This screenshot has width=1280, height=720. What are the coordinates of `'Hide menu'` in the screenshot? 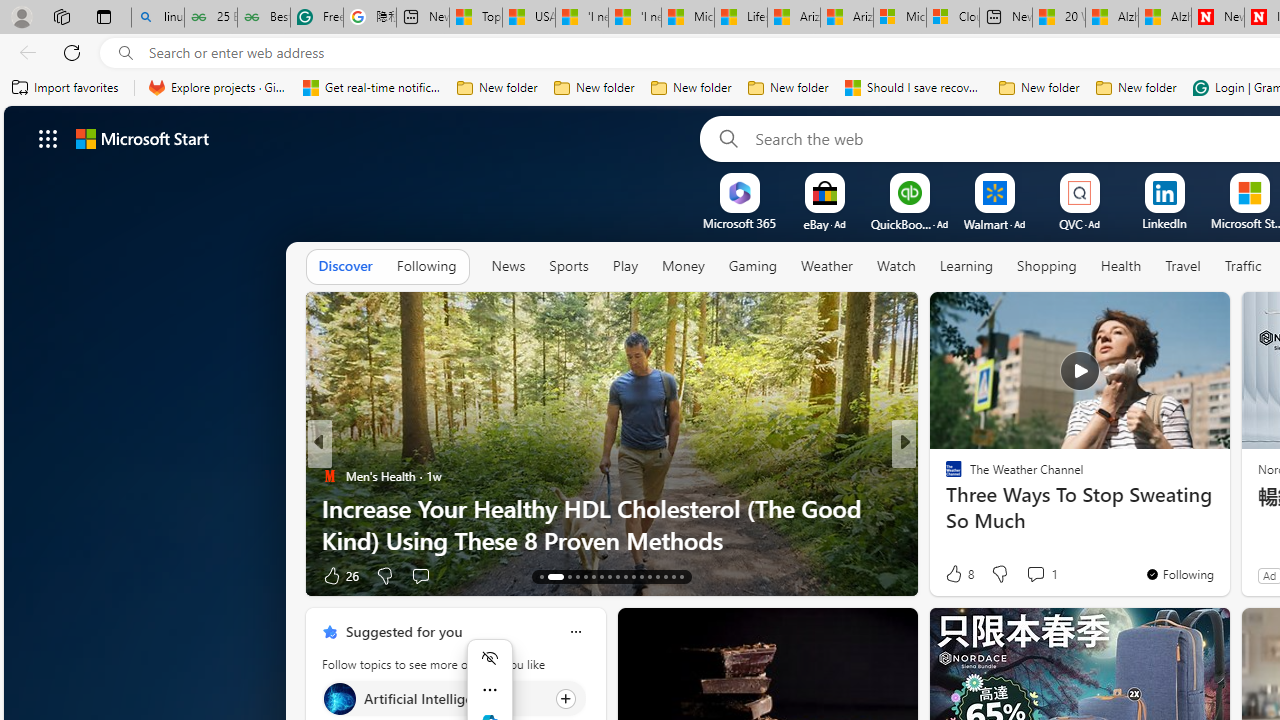 It's located at (490, 658).